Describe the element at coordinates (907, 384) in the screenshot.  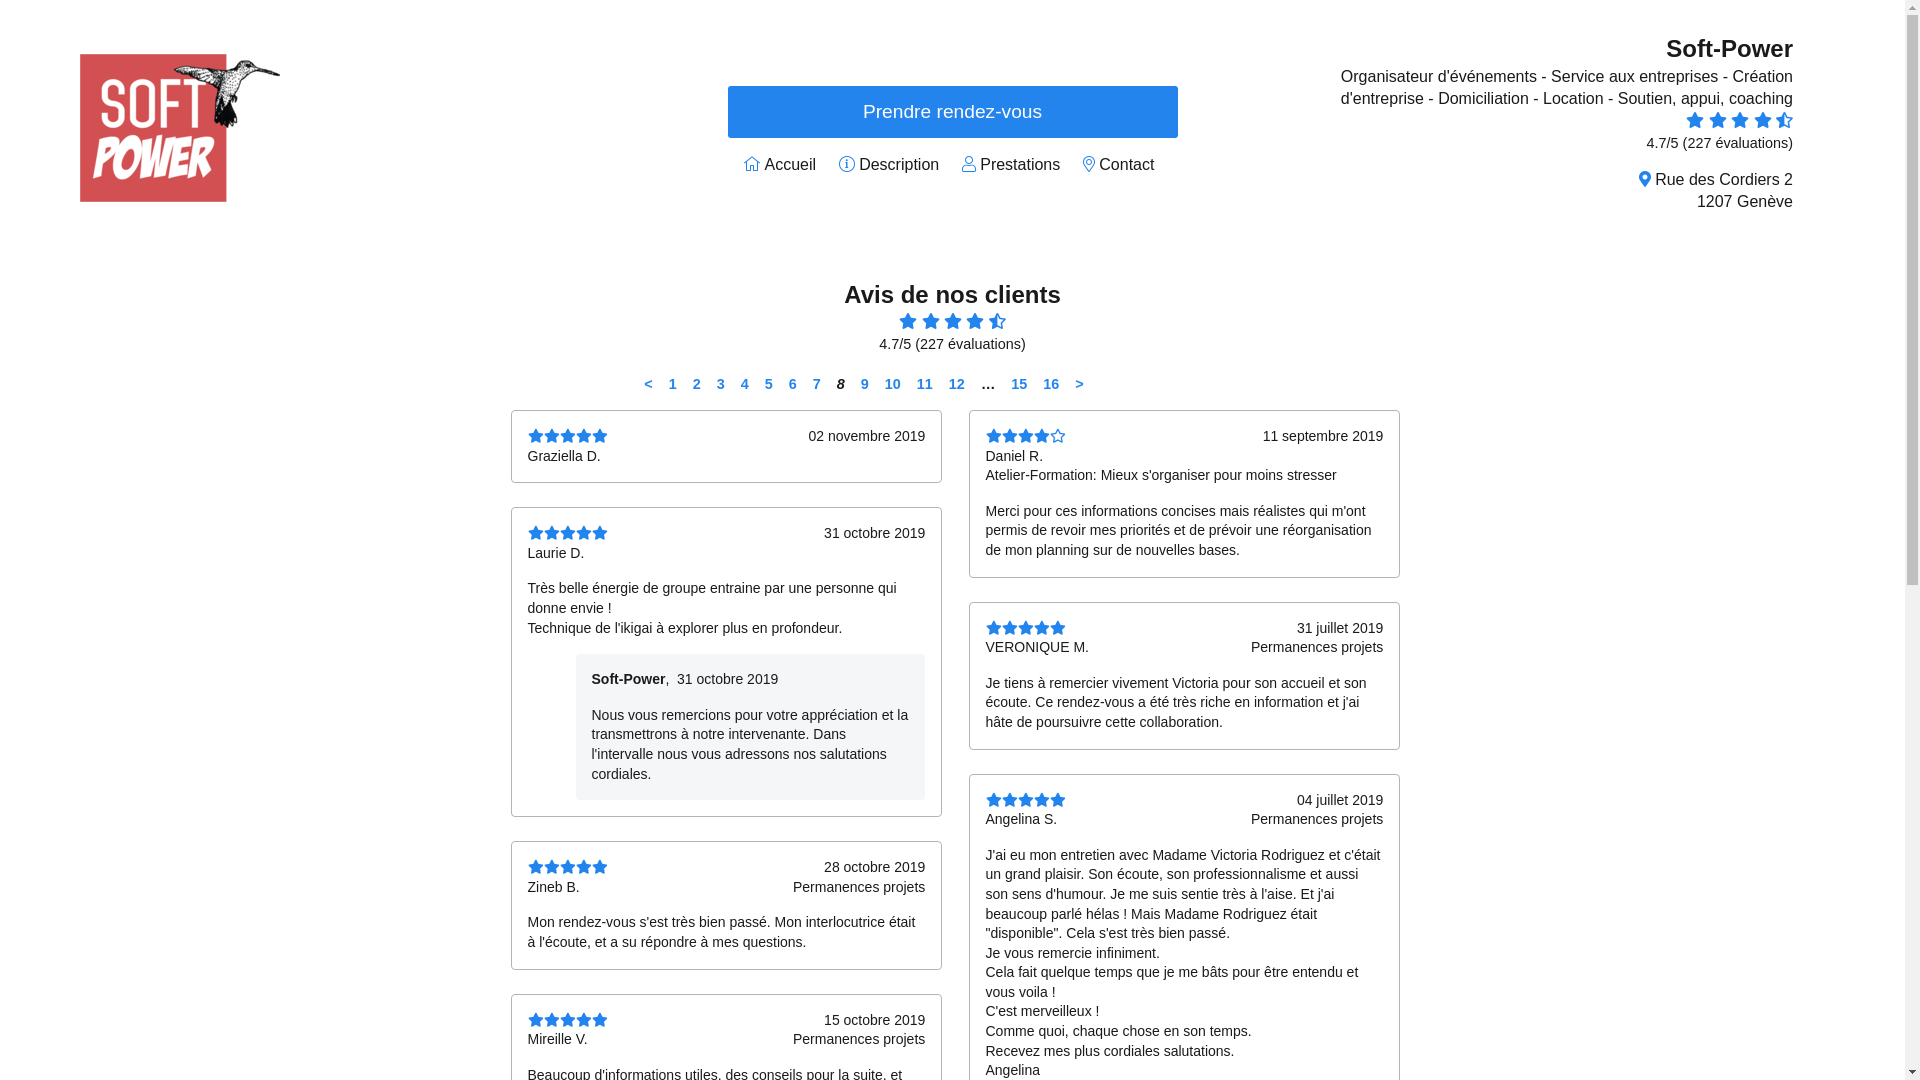
I see `'11'` at that location.